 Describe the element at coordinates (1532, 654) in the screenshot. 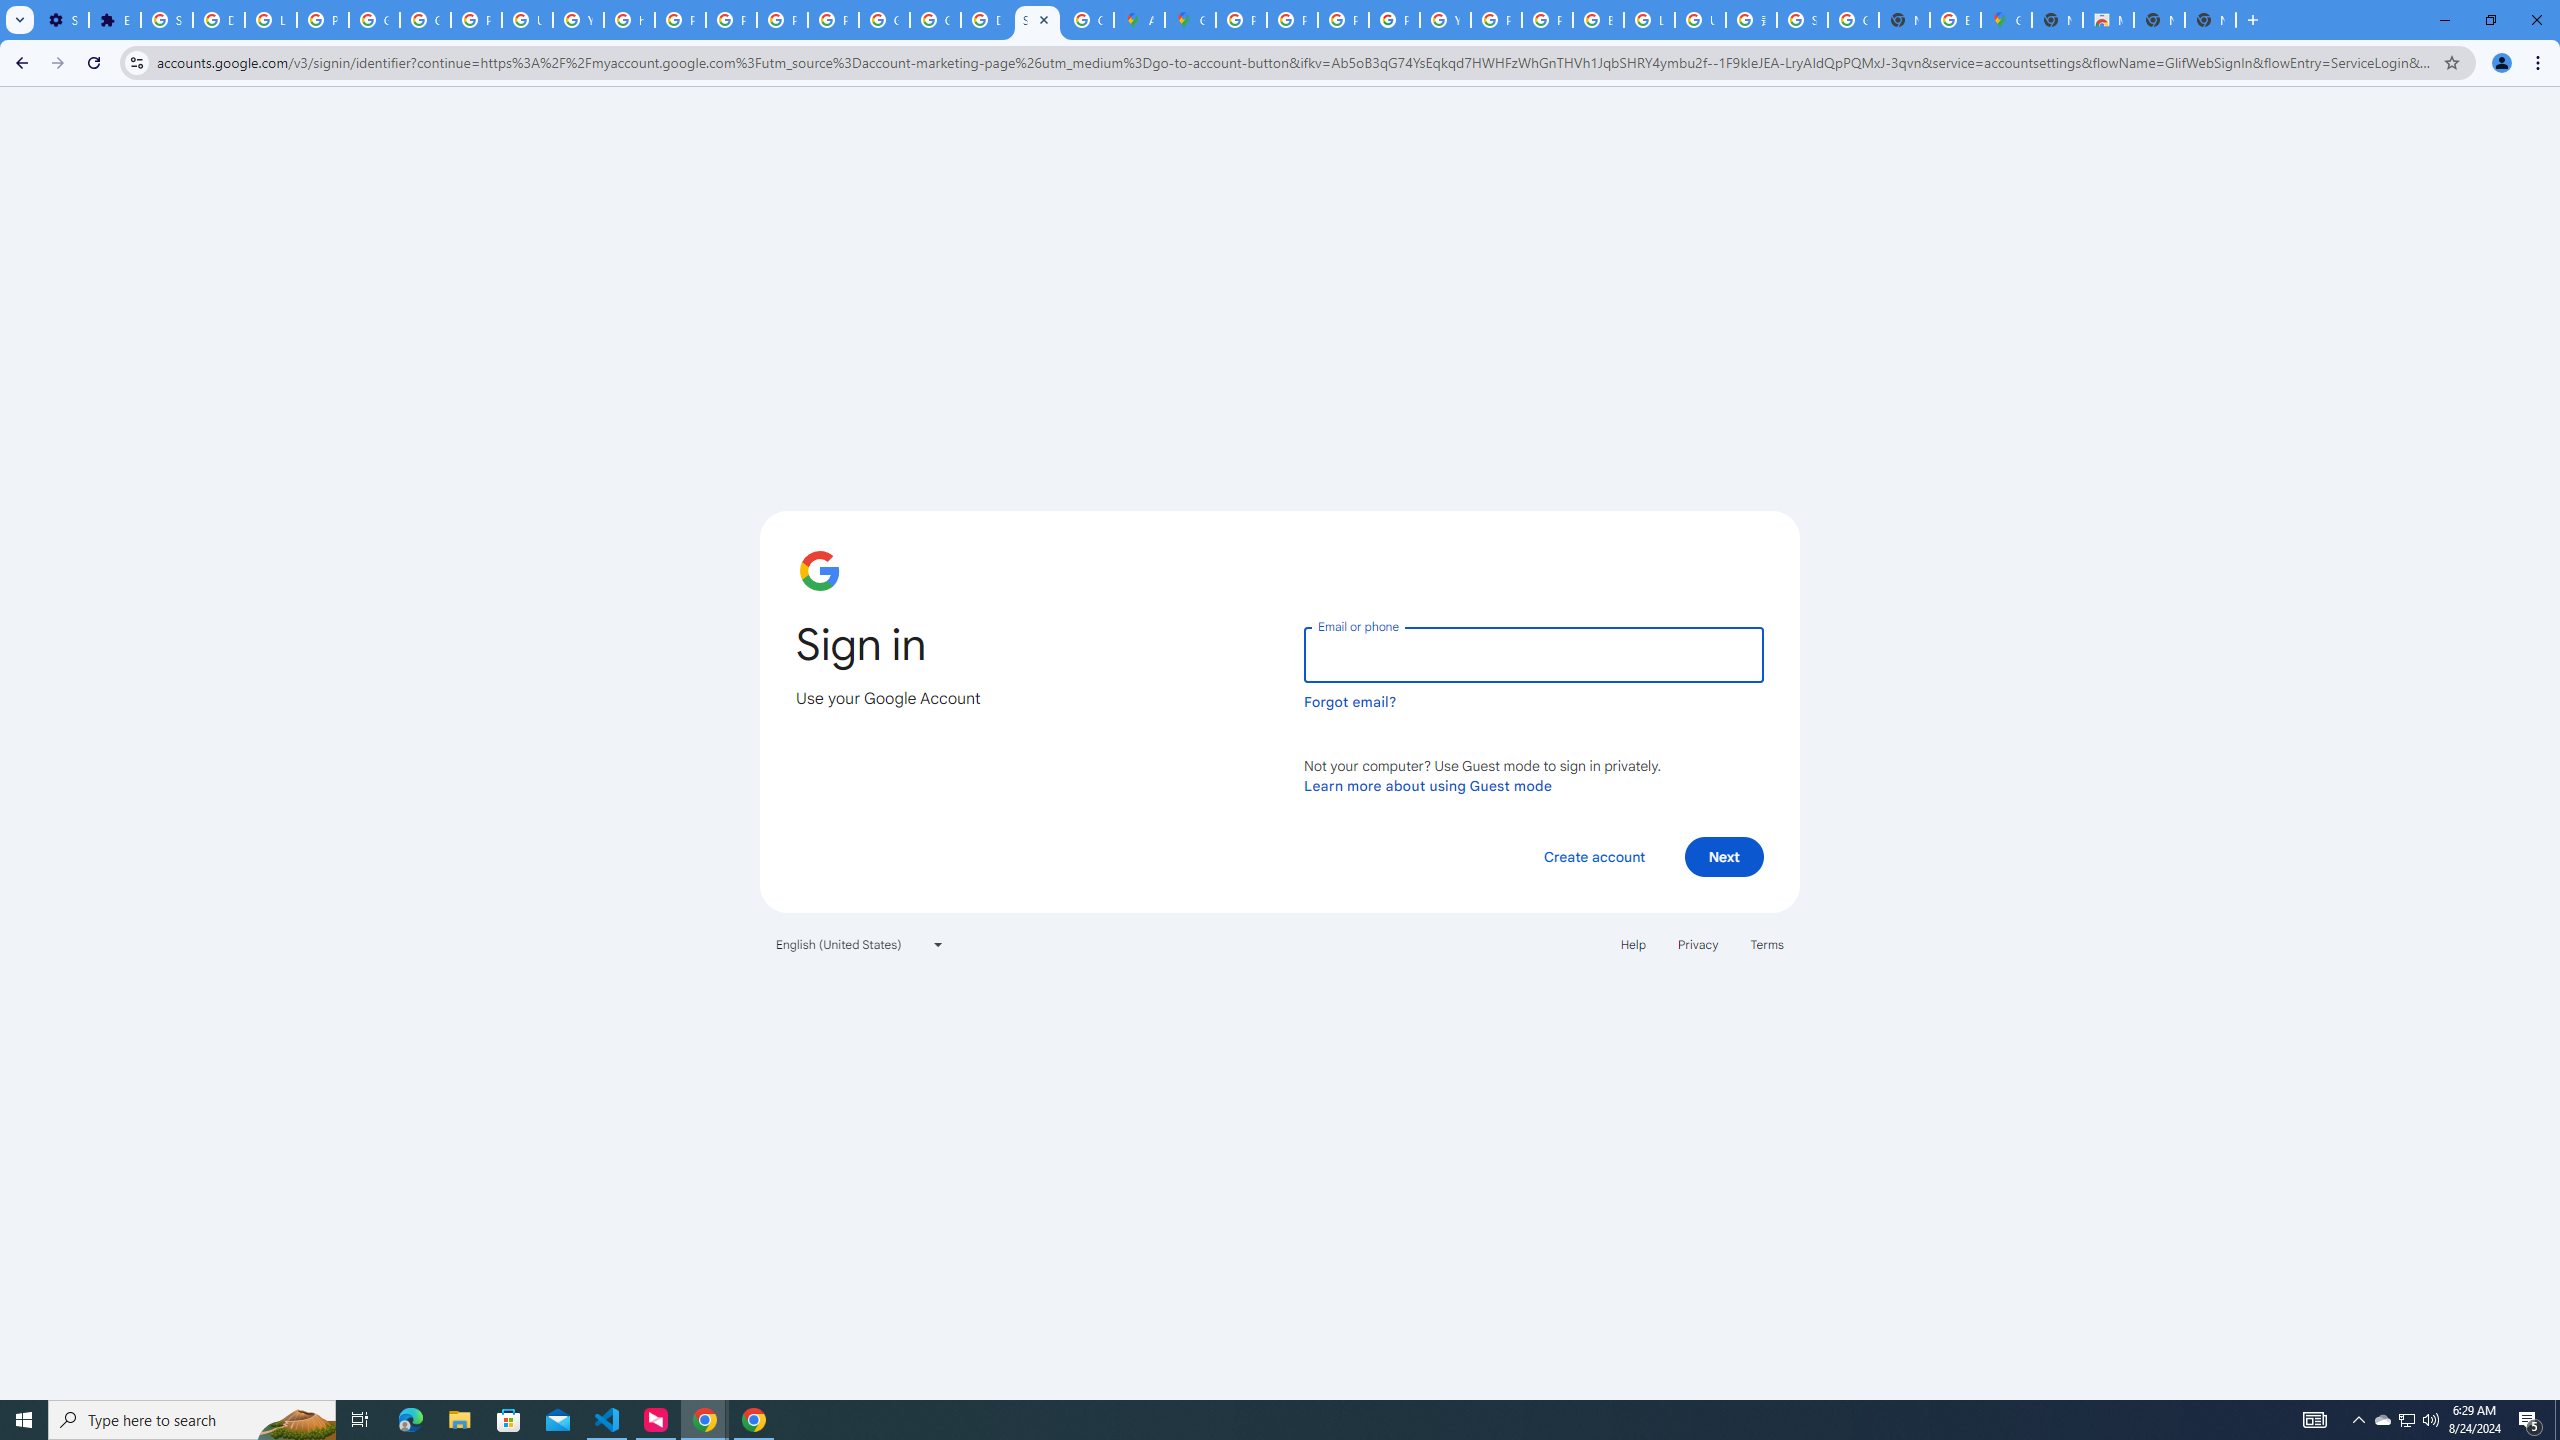

I see `'Email or phone'` at that location.